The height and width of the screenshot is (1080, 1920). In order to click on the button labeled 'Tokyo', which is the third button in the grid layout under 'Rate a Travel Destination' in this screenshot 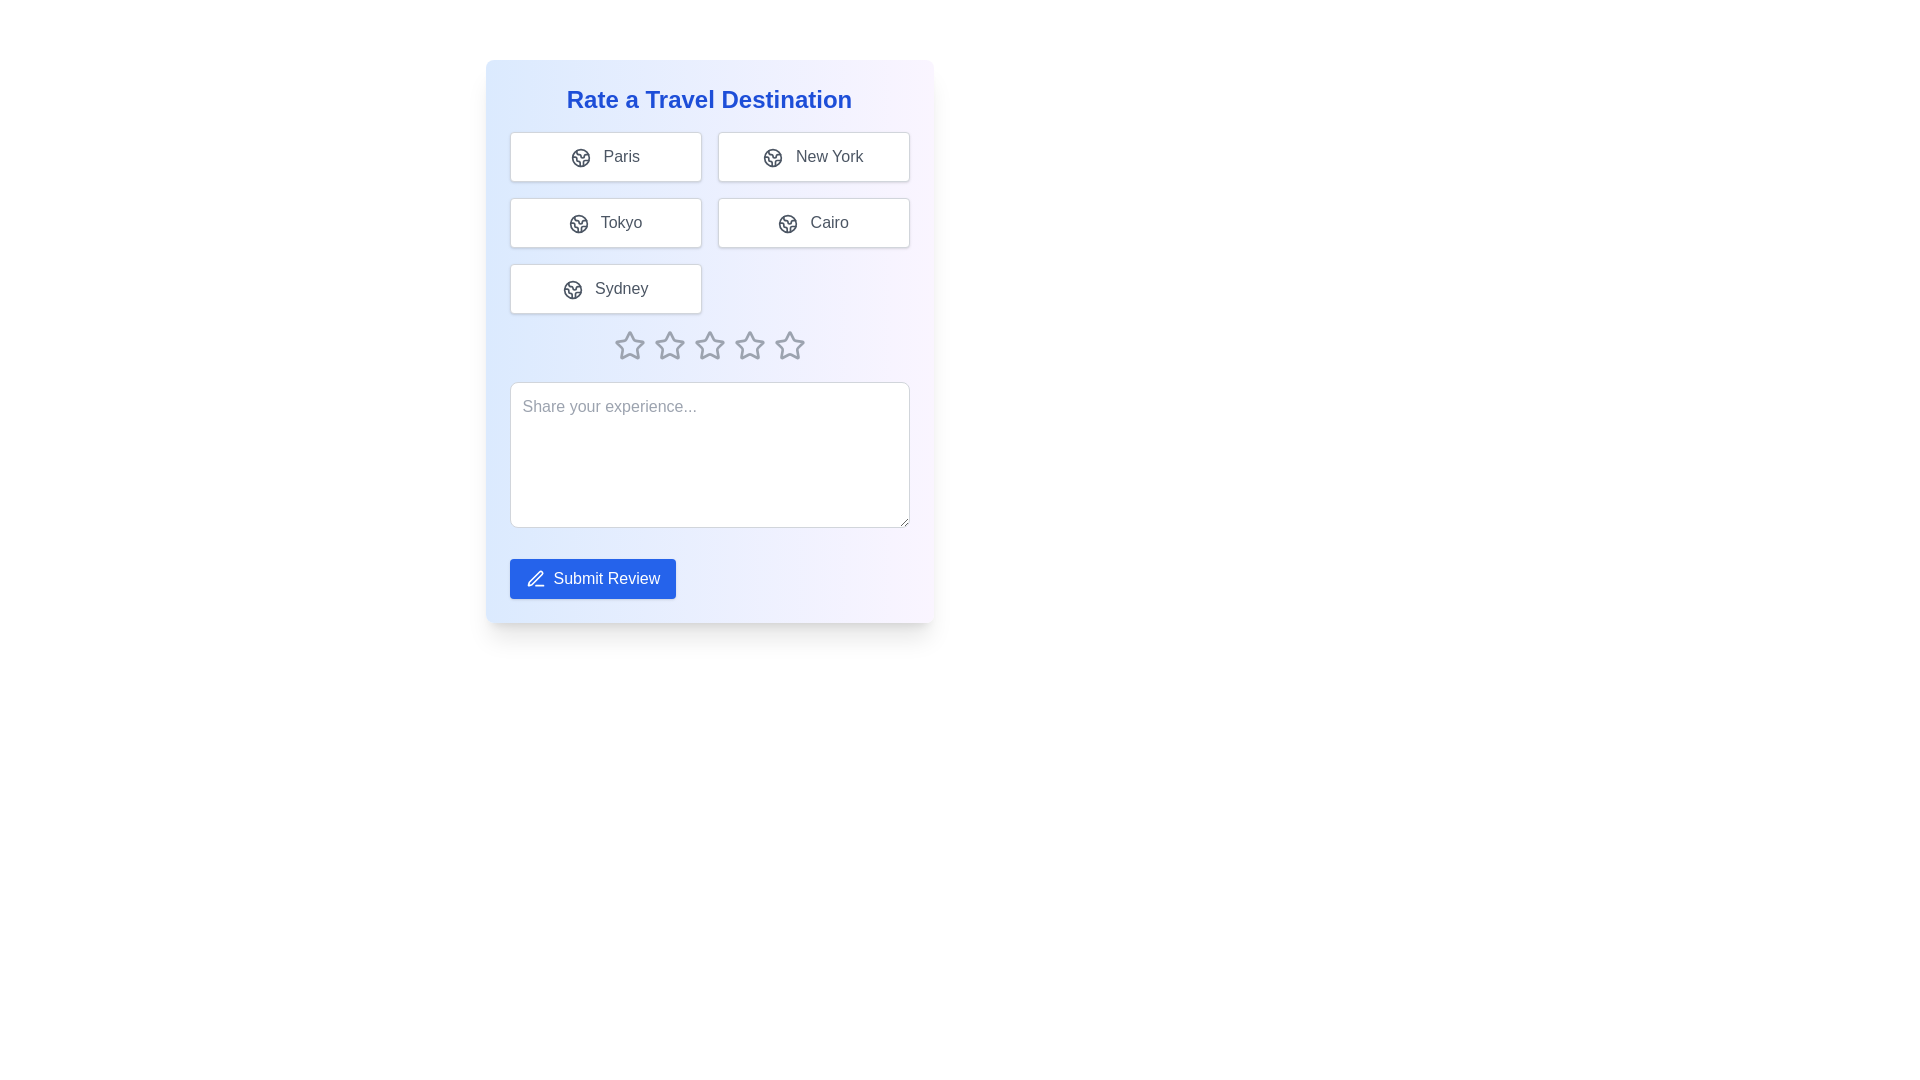, I will do `click(604, 223)`.